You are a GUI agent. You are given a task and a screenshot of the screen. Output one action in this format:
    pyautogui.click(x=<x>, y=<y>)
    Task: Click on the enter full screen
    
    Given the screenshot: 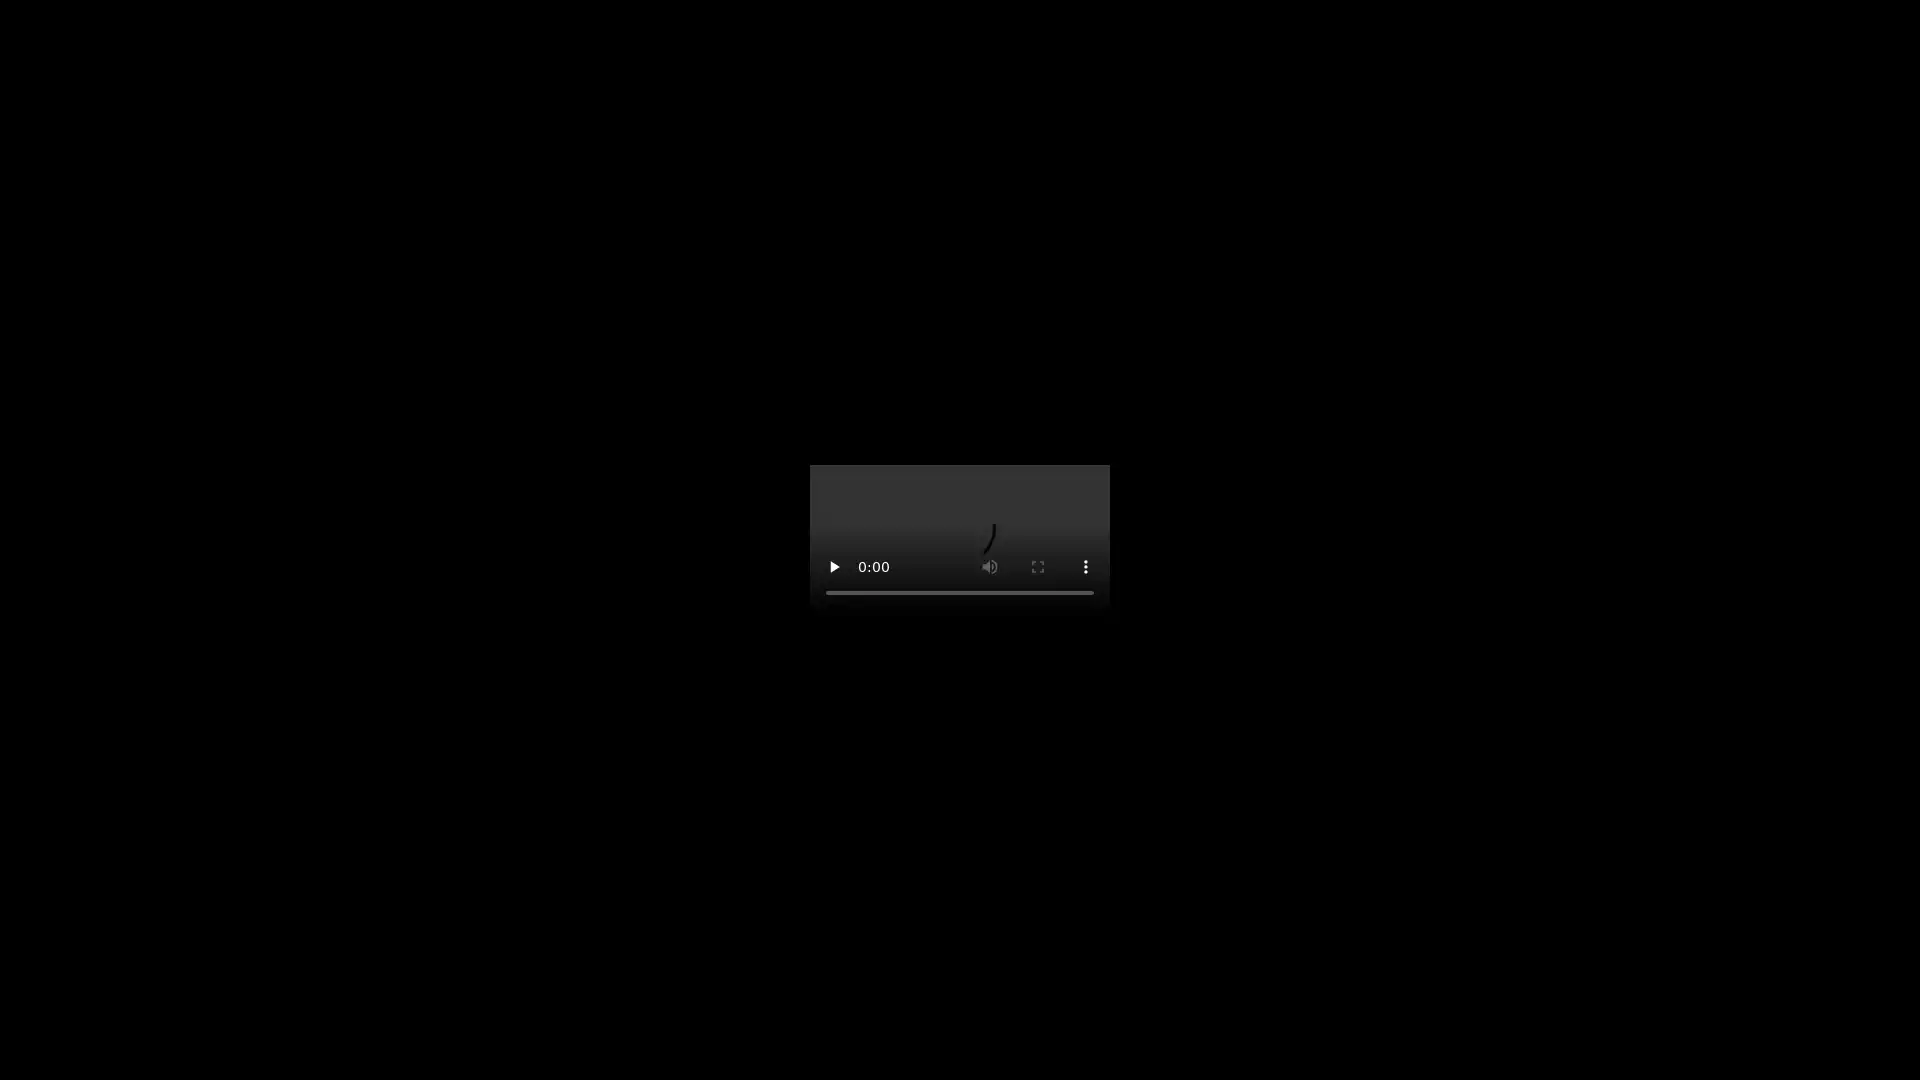 What is the action you would take?
    pyautogui.click(x=1037, y=567)
    